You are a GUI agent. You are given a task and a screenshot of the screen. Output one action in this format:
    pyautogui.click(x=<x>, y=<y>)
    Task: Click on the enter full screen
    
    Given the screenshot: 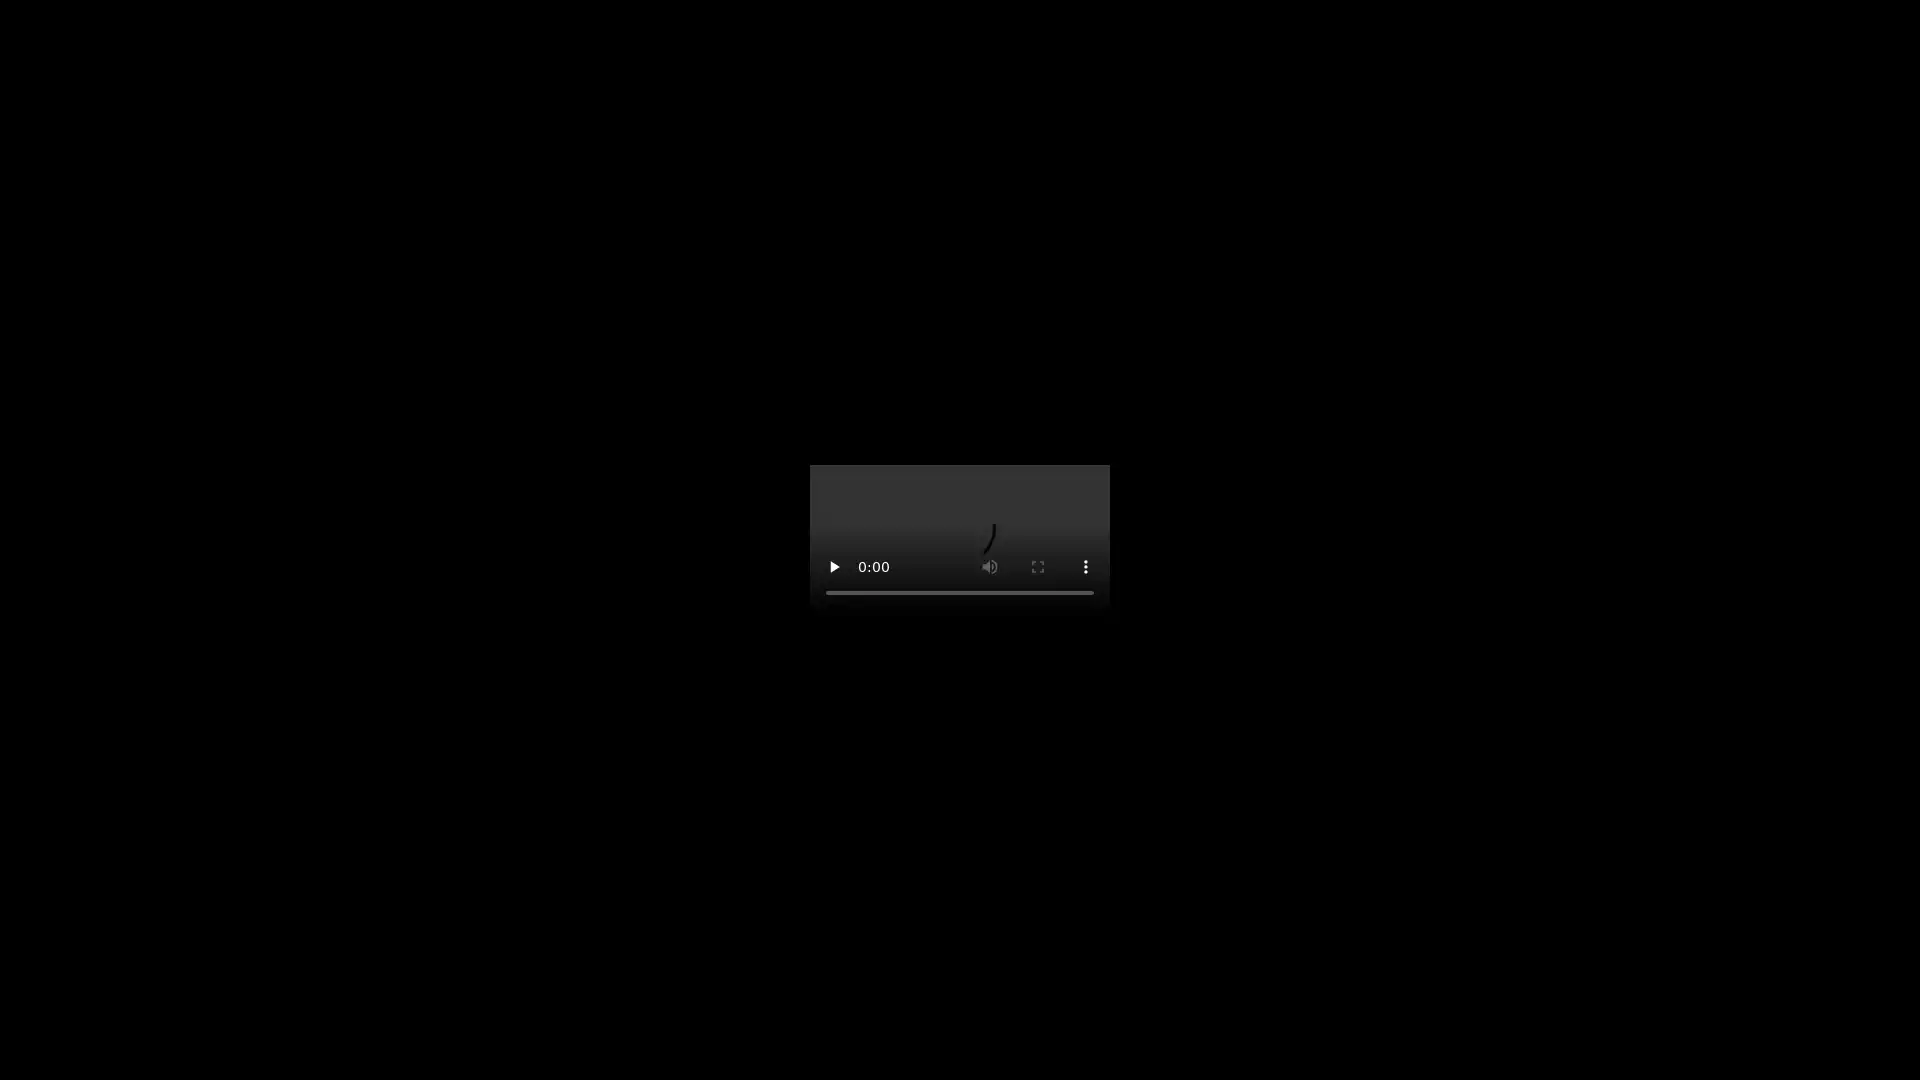 What is the action you would take?
    pyautogui.click(x=1037, y=567)
    